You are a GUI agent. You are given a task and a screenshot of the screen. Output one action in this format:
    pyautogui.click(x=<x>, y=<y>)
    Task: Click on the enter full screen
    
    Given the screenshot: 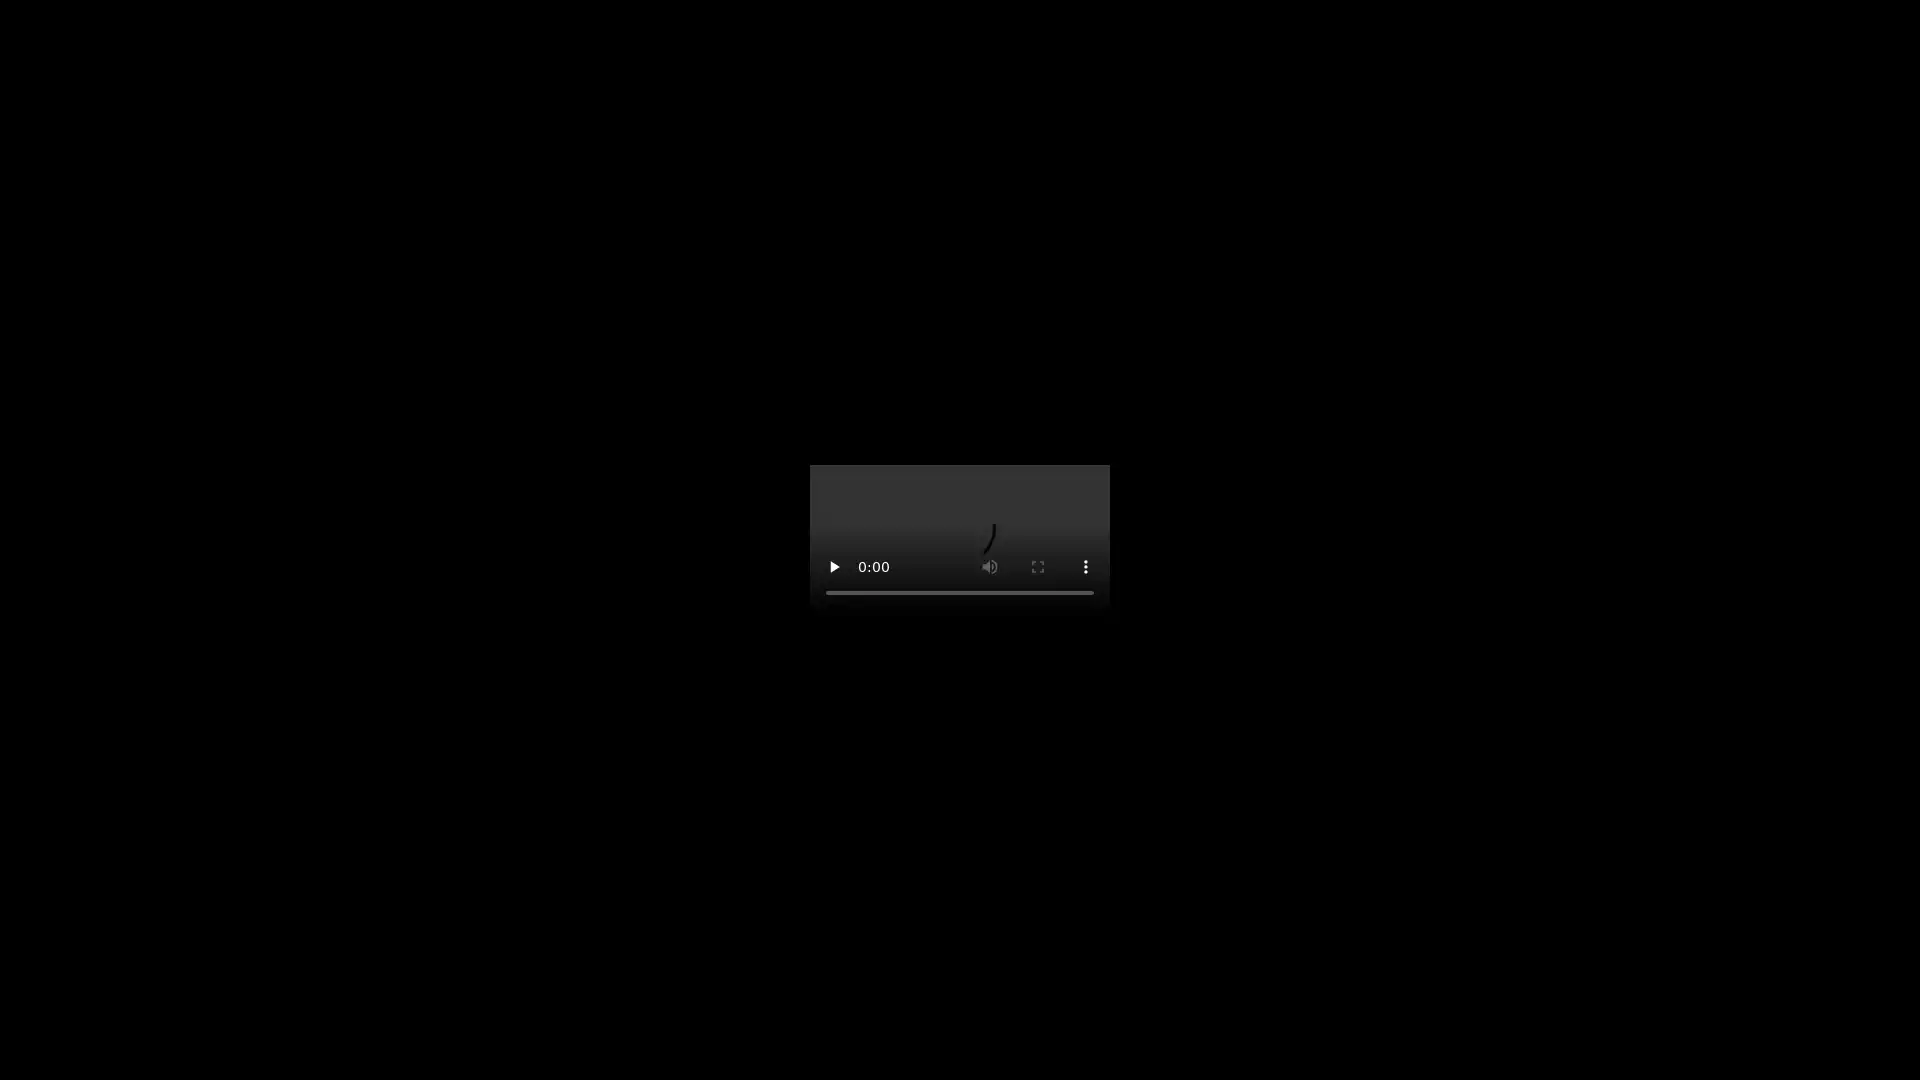 What is the action you would take?
    pyautogui.click(x=1037, y=567)
    